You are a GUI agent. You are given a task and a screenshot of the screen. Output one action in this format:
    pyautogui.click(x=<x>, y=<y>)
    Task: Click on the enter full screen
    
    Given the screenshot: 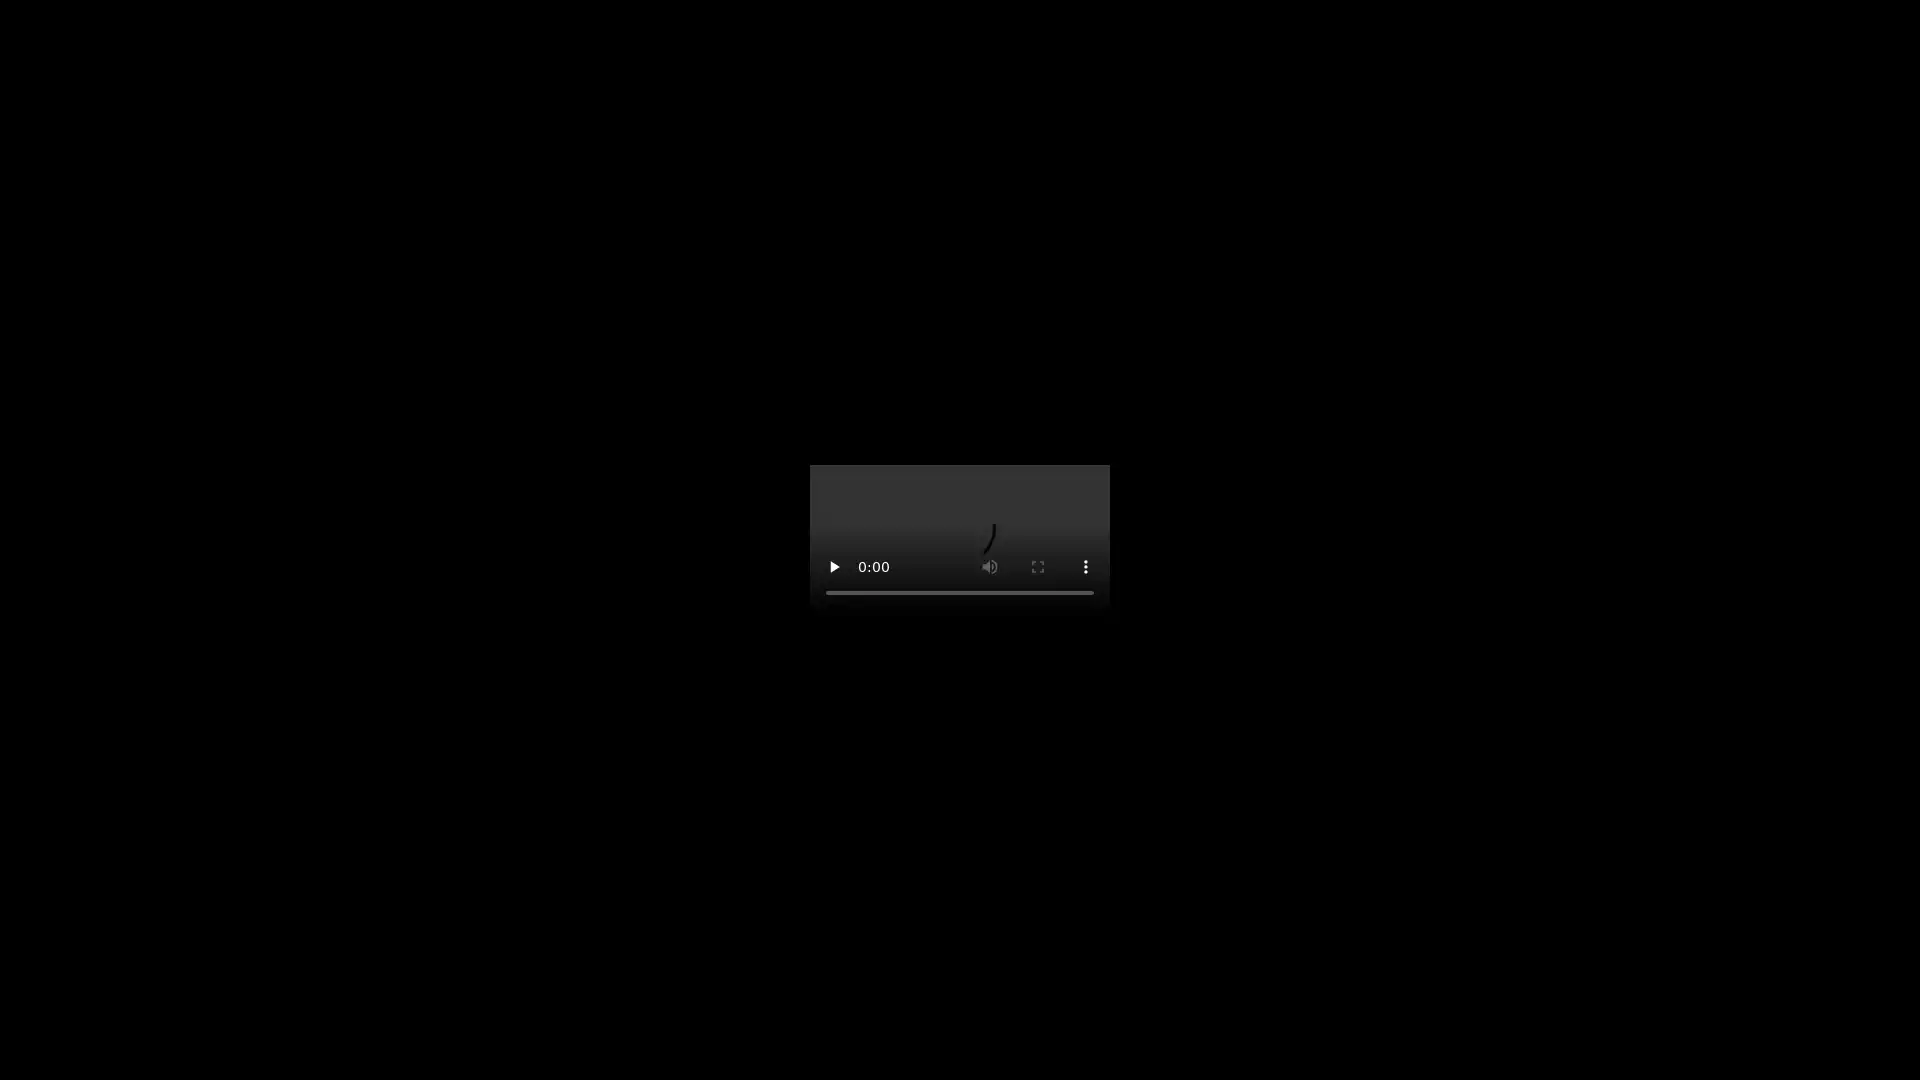 What is the action you would take?
    pyautogui.click(x=1037, y=567)
    